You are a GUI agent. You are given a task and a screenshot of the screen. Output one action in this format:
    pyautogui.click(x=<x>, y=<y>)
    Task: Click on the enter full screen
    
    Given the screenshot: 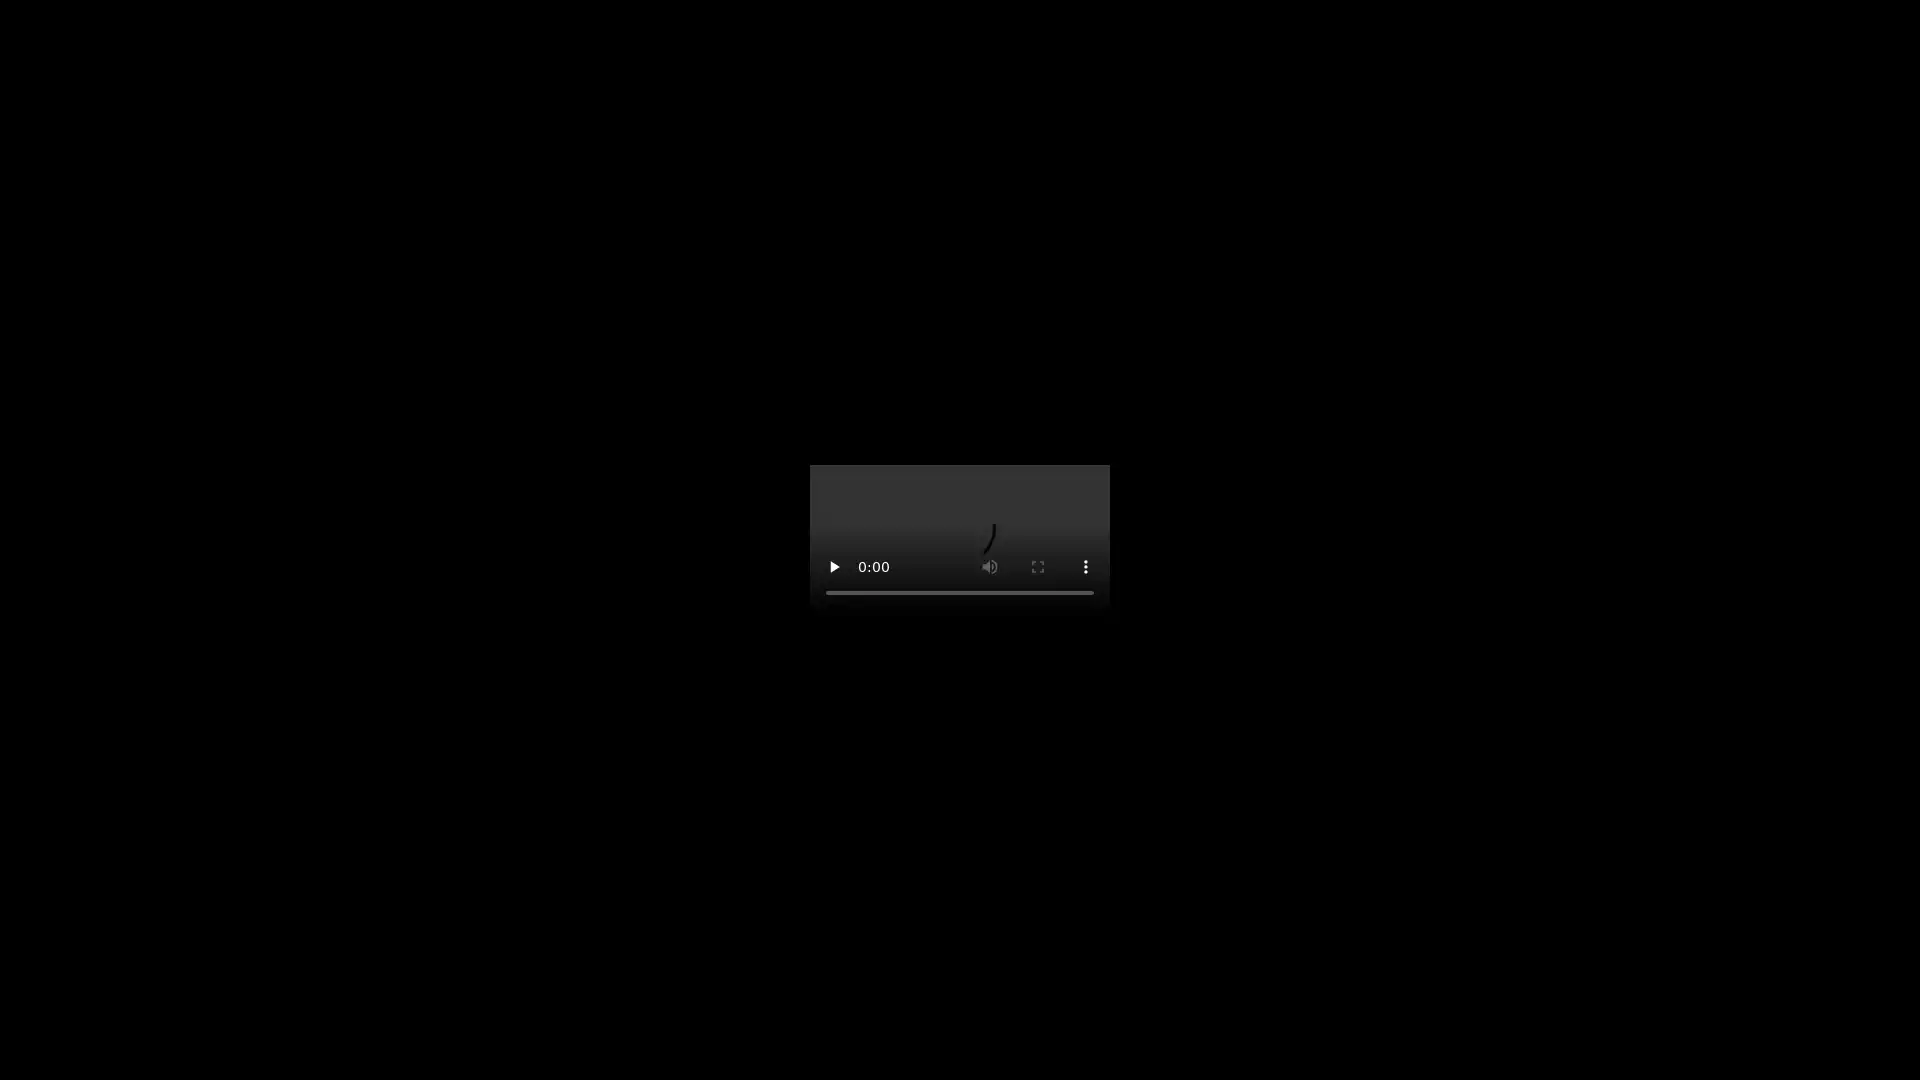 What is the action you would take?
    pyautogui.click(x=1037, y=567)
    